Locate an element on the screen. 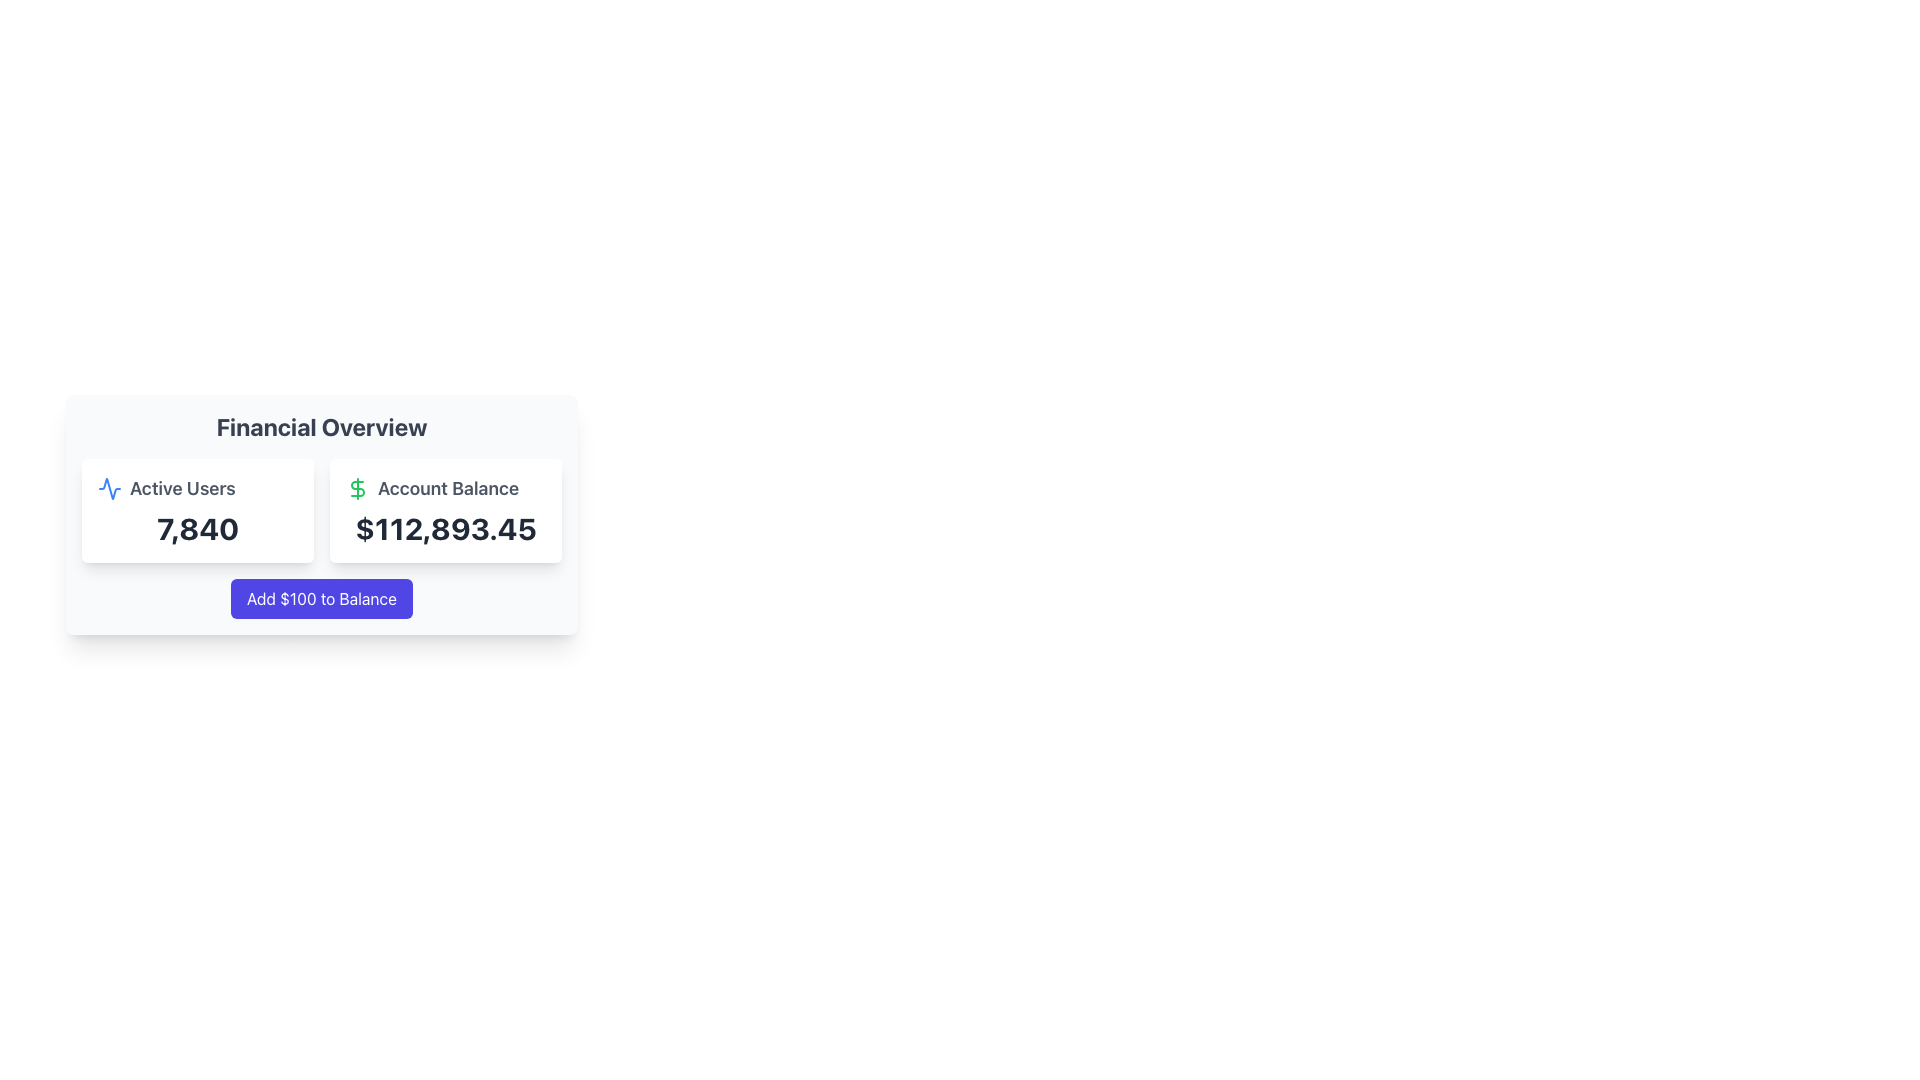 Image resolution: width=1920 pixels, height=1080 pixels. the currency icon located to the left of the 'Account Balance' label in the 'Financial Overview' section is located at coordinates (358, 489).